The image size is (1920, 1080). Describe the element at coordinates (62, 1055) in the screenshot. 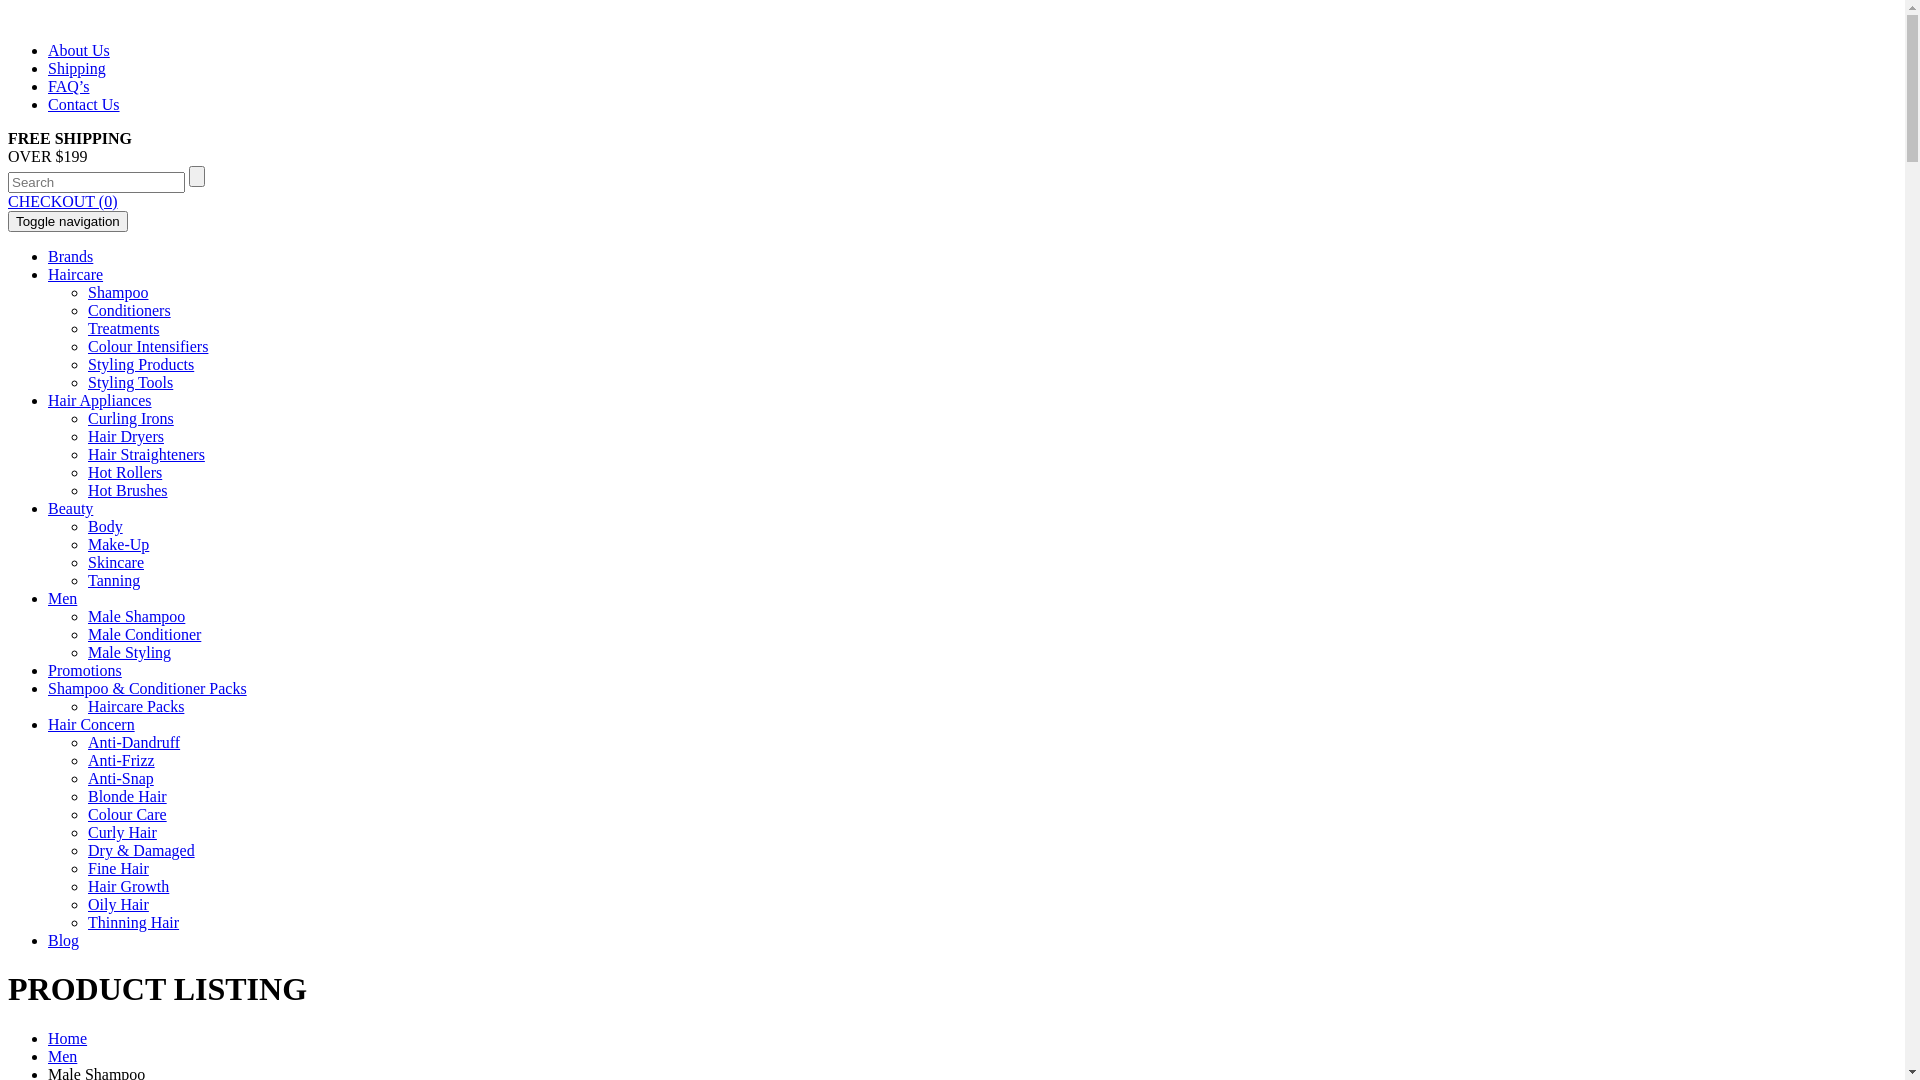

I see `'Men'` at that location.